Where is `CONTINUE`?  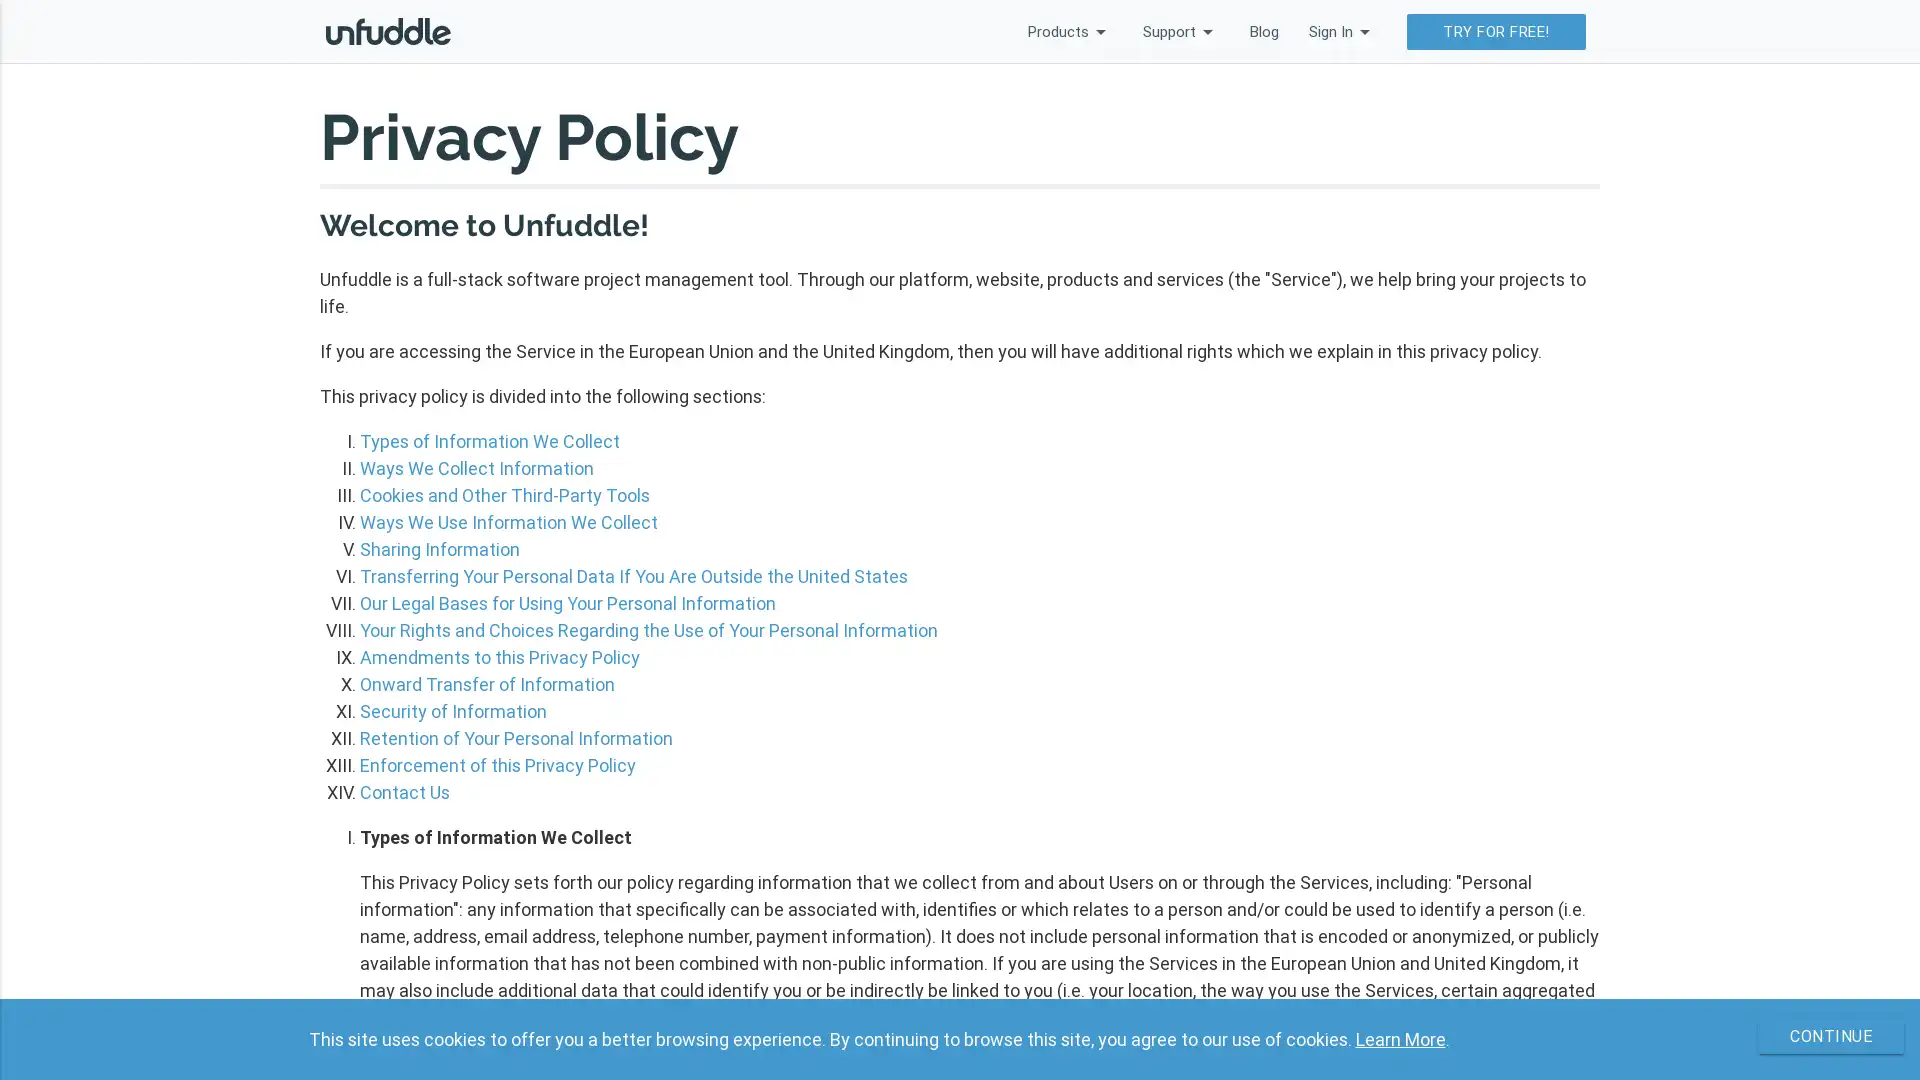 CONTINUE is located at coordinates (1819, 1036).